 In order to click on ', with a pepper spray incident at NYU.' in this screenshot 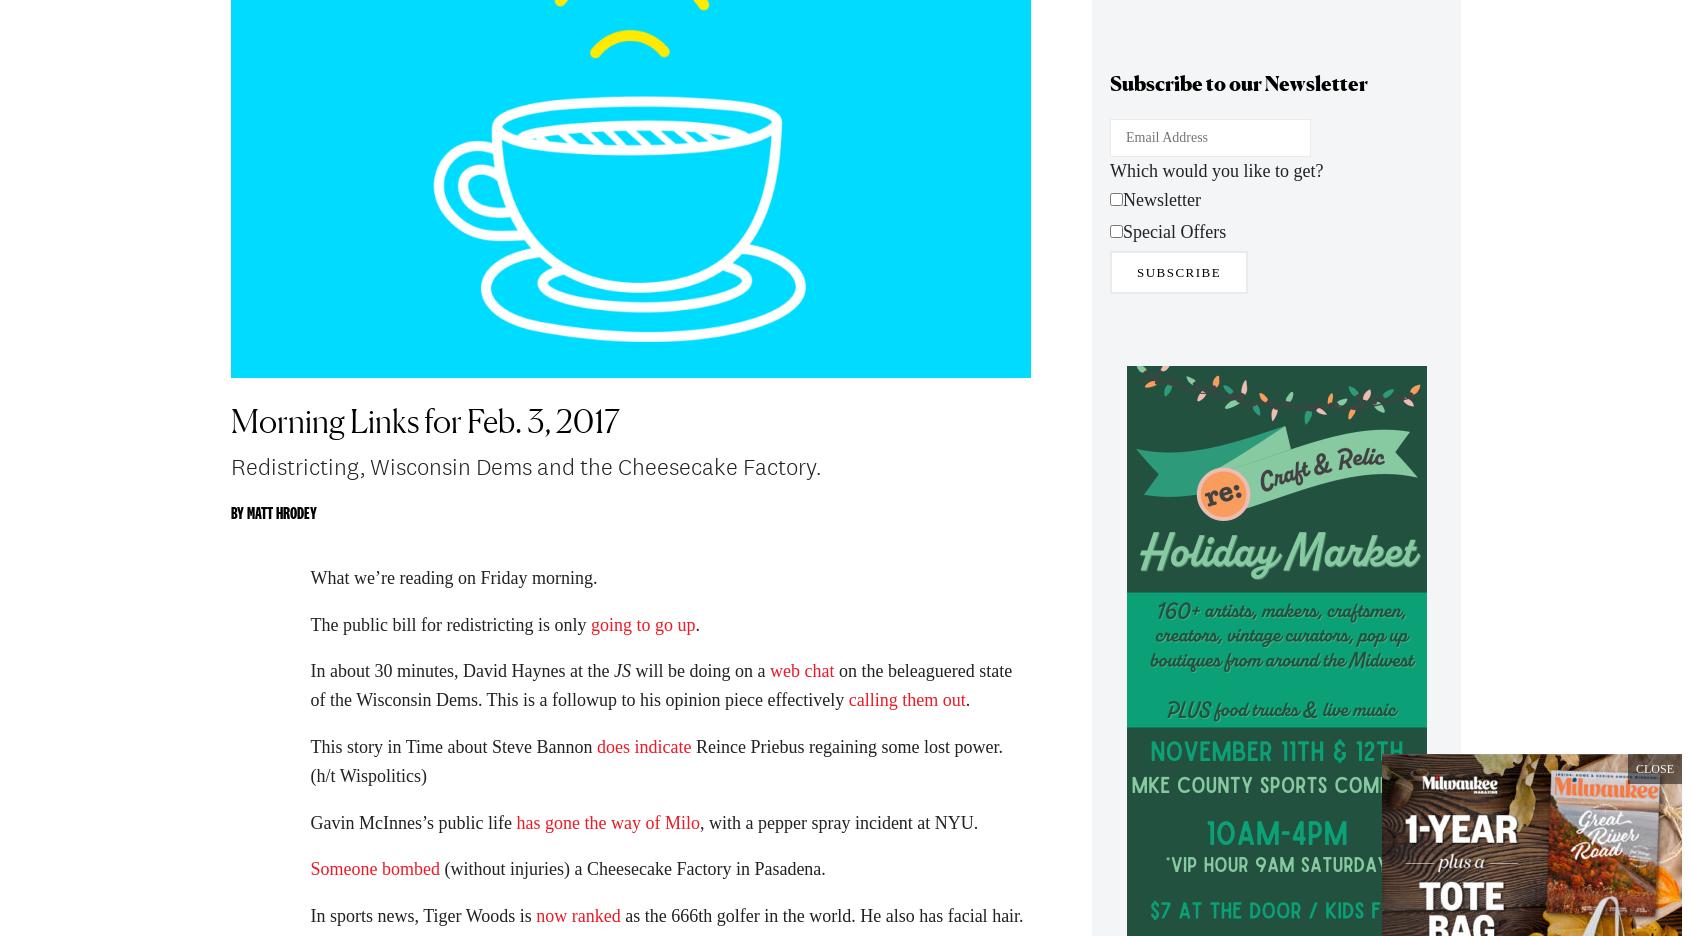, I will do `click(838, 832)`.